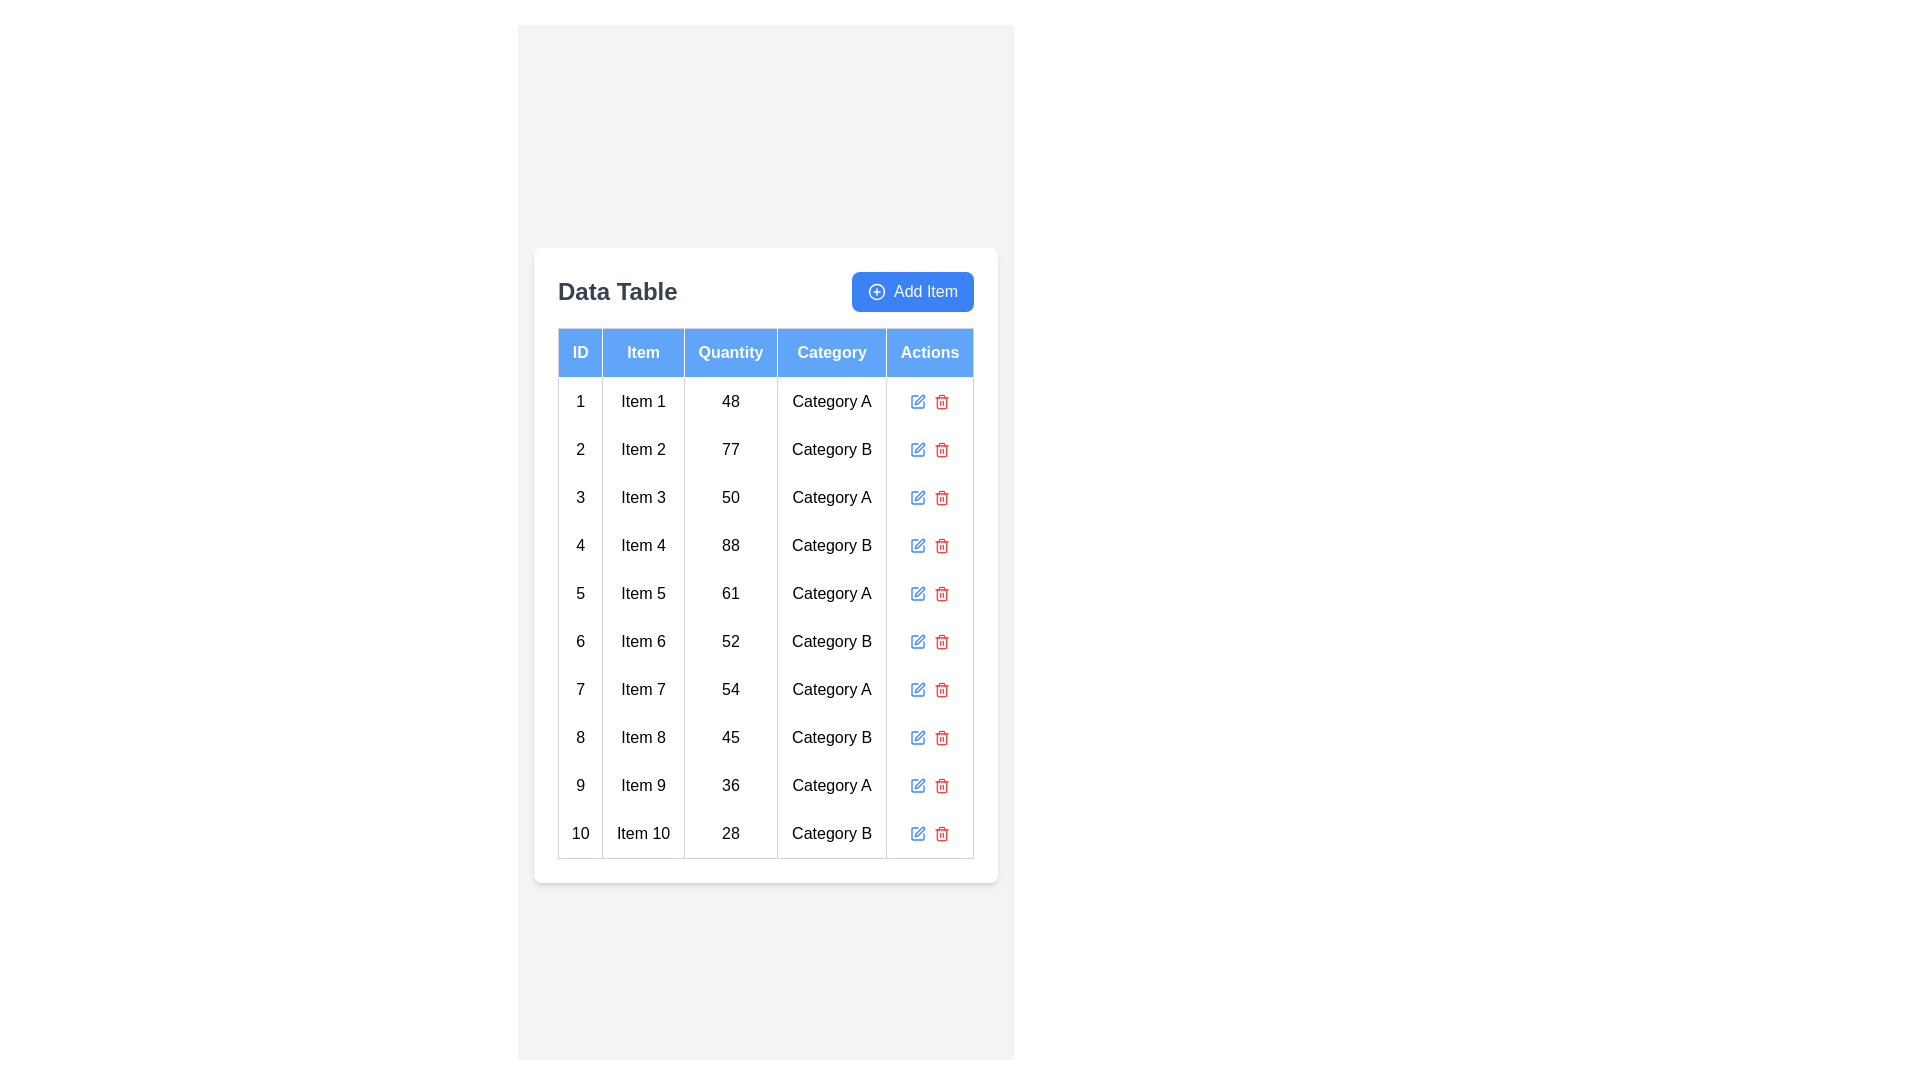  I want to click on the delete icon located in the 'Actions' column, specifically the second icon from the left in the sixth row of the table, so click(941, 641).